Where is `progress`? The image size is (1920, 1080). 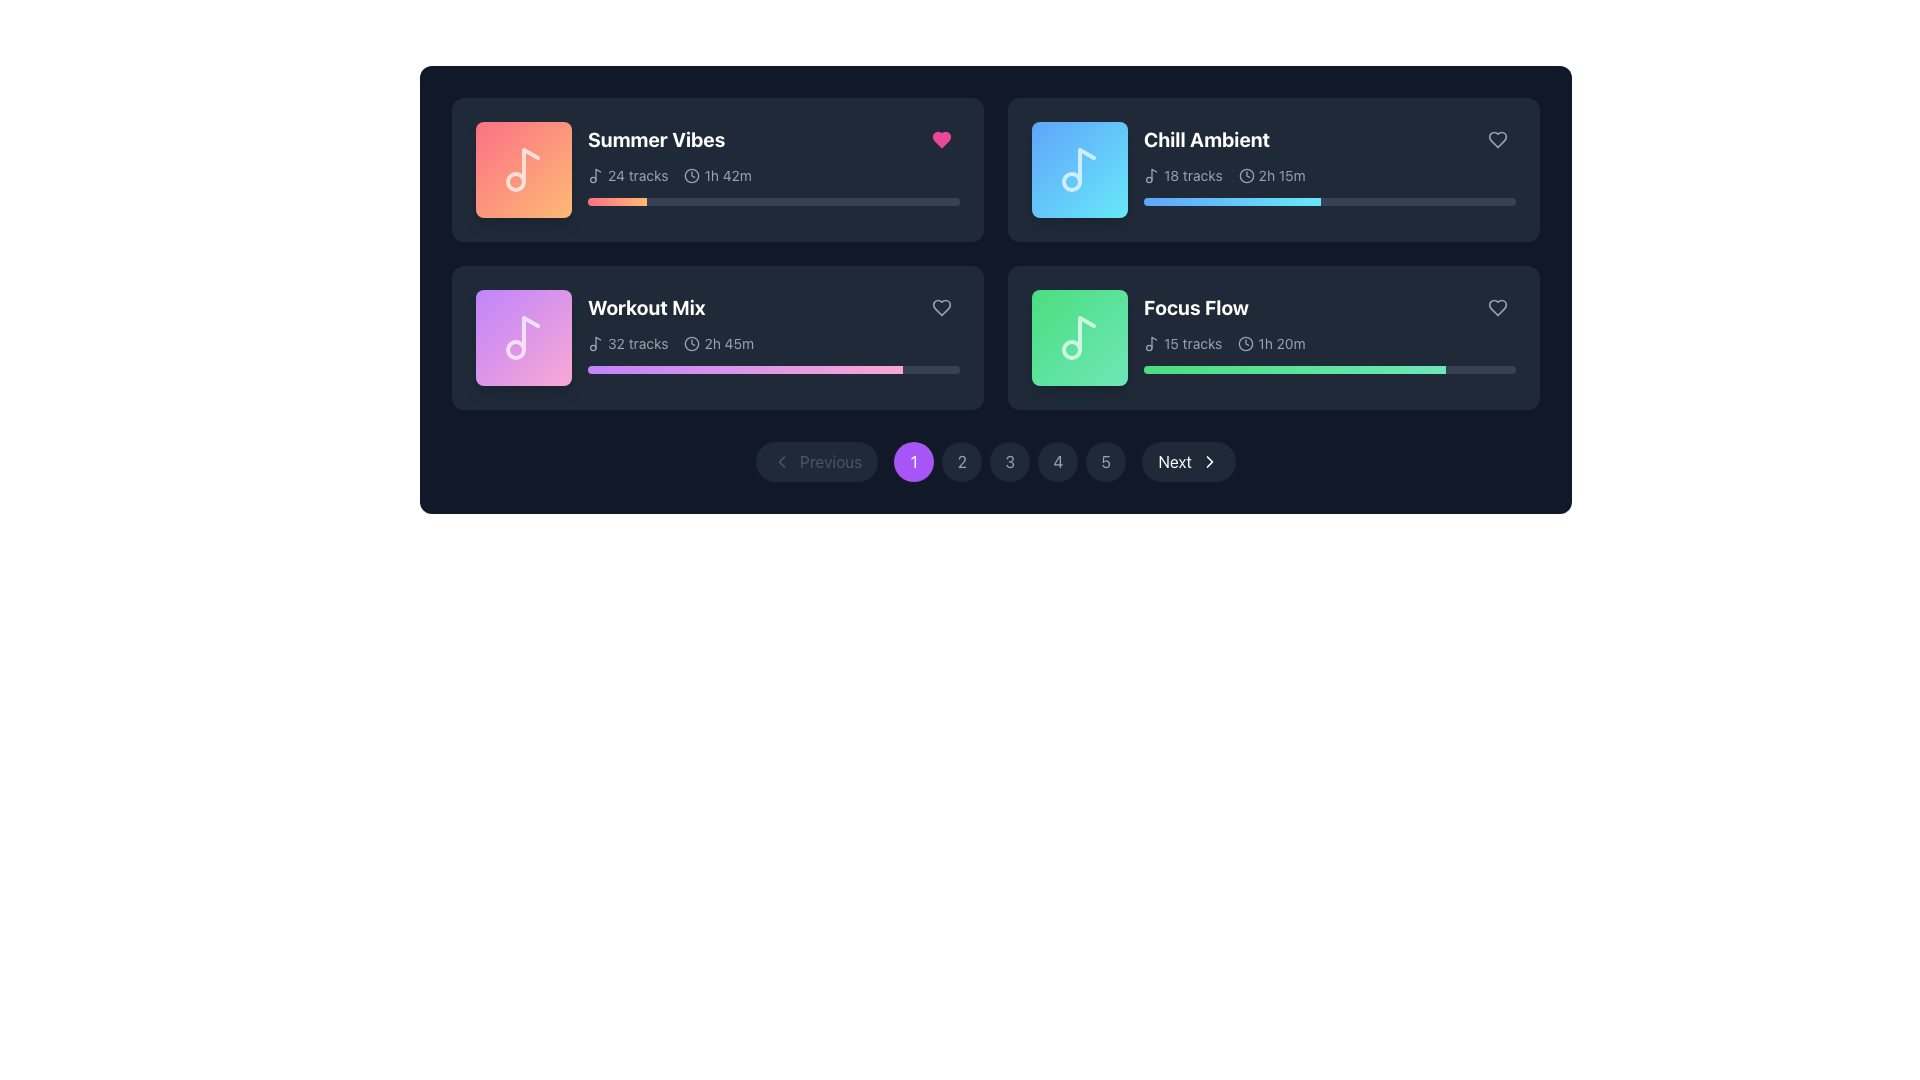
progress is located at coordinates (738, 370).